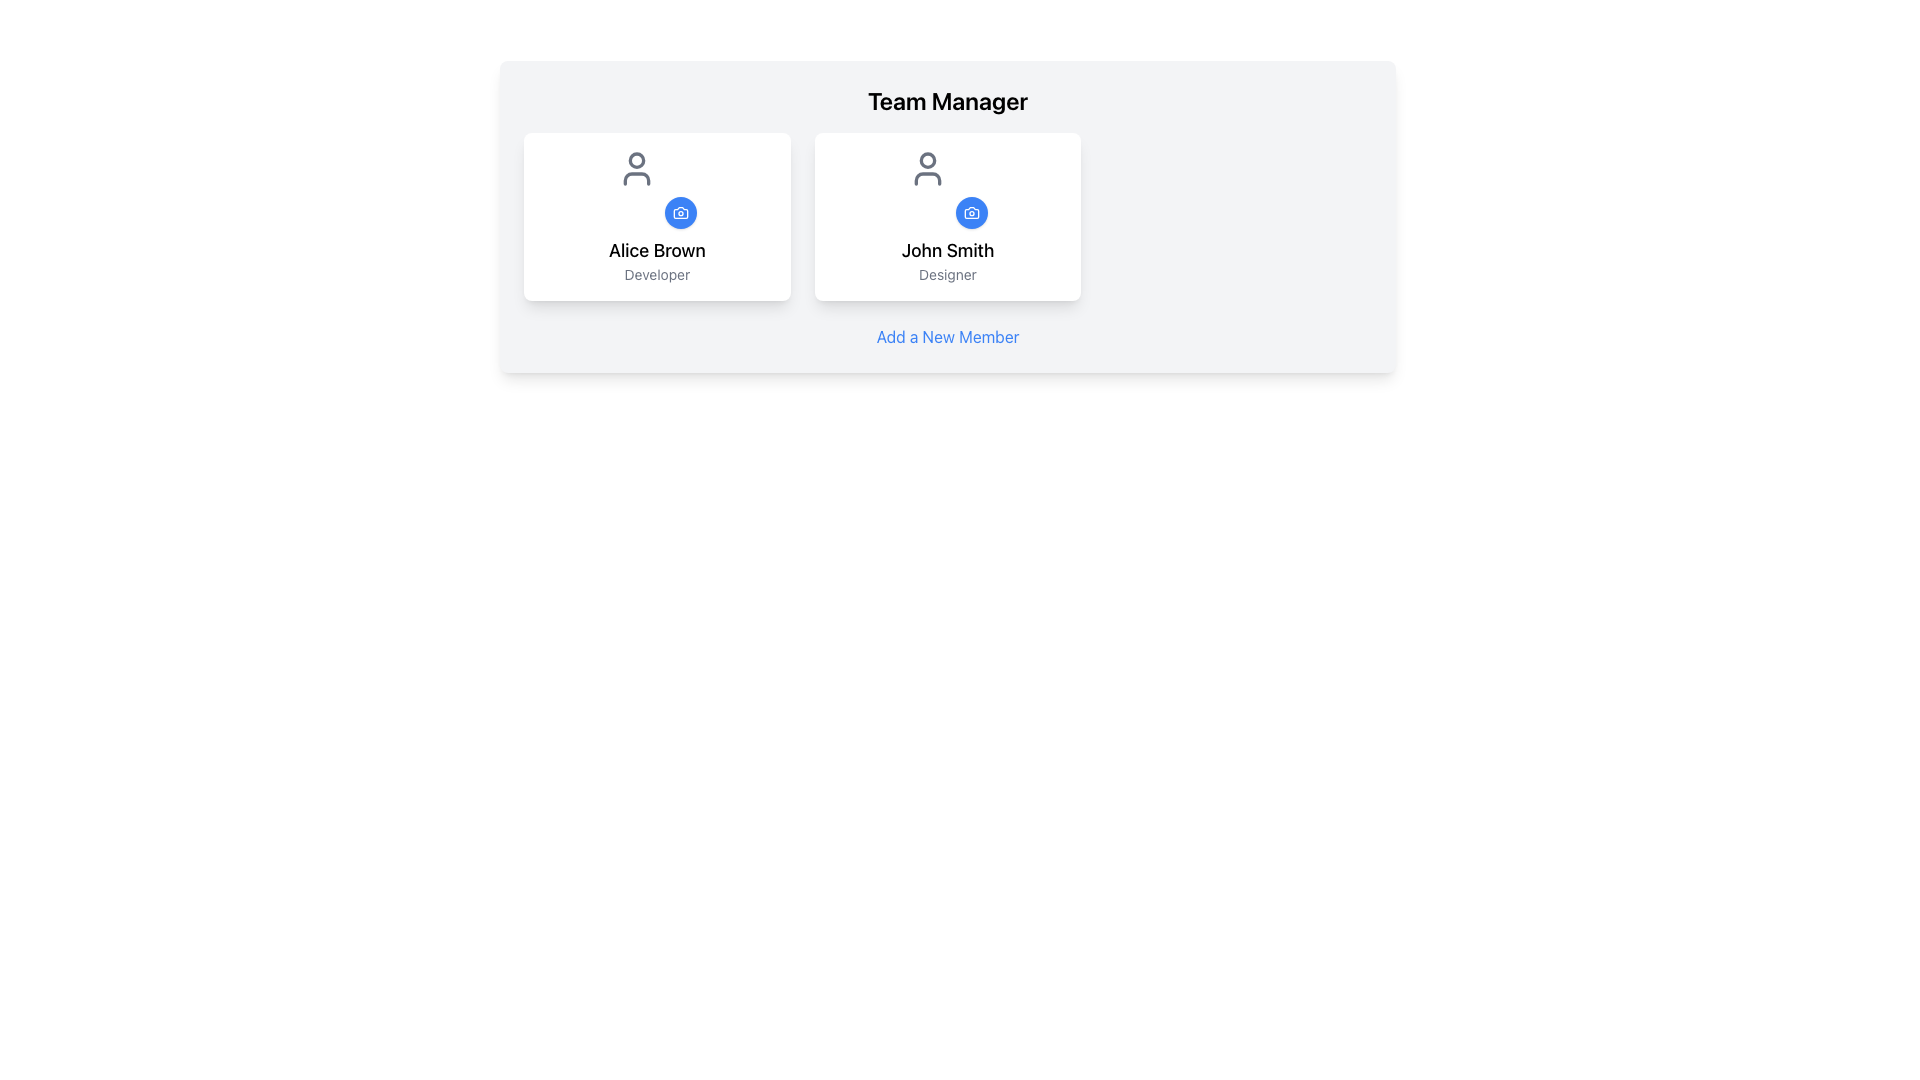 This screenshot has height=1080, width=1920. Describe the element at coordinates (636, 168) in the screenshot. I see `the user silhouette graphical icon in the top-left section of the card labeled 'Alice Brown Developer' within the 'Team Manager' interface` at that location.